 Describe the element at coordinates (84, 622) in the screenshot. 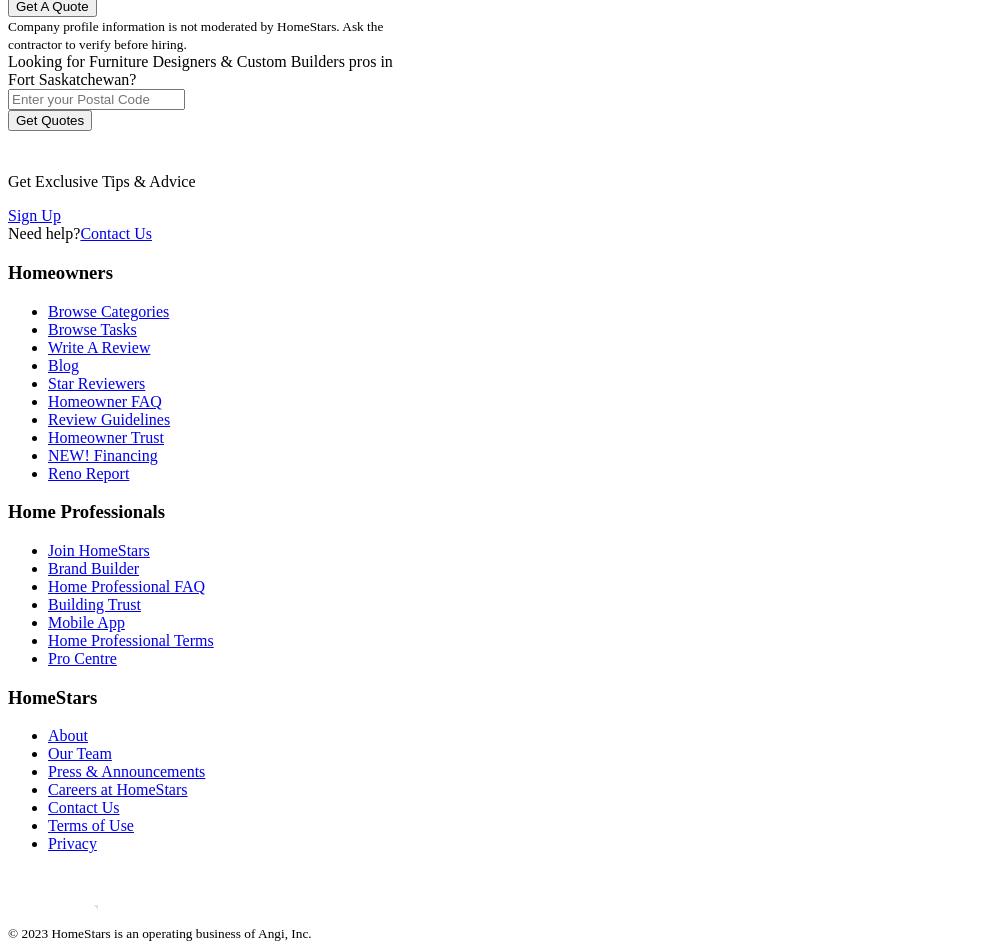

I see `'Mobile App'` at that location.